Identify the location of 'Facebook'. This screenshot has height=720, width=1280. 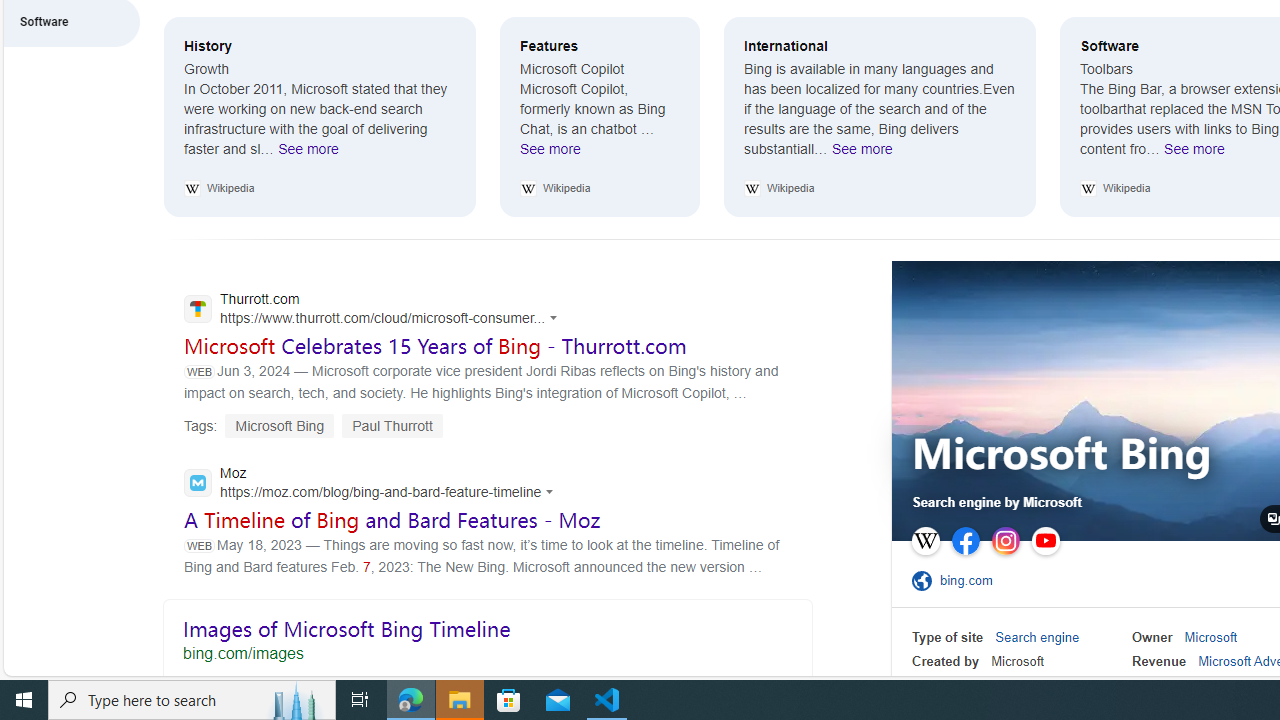
(966, 541).